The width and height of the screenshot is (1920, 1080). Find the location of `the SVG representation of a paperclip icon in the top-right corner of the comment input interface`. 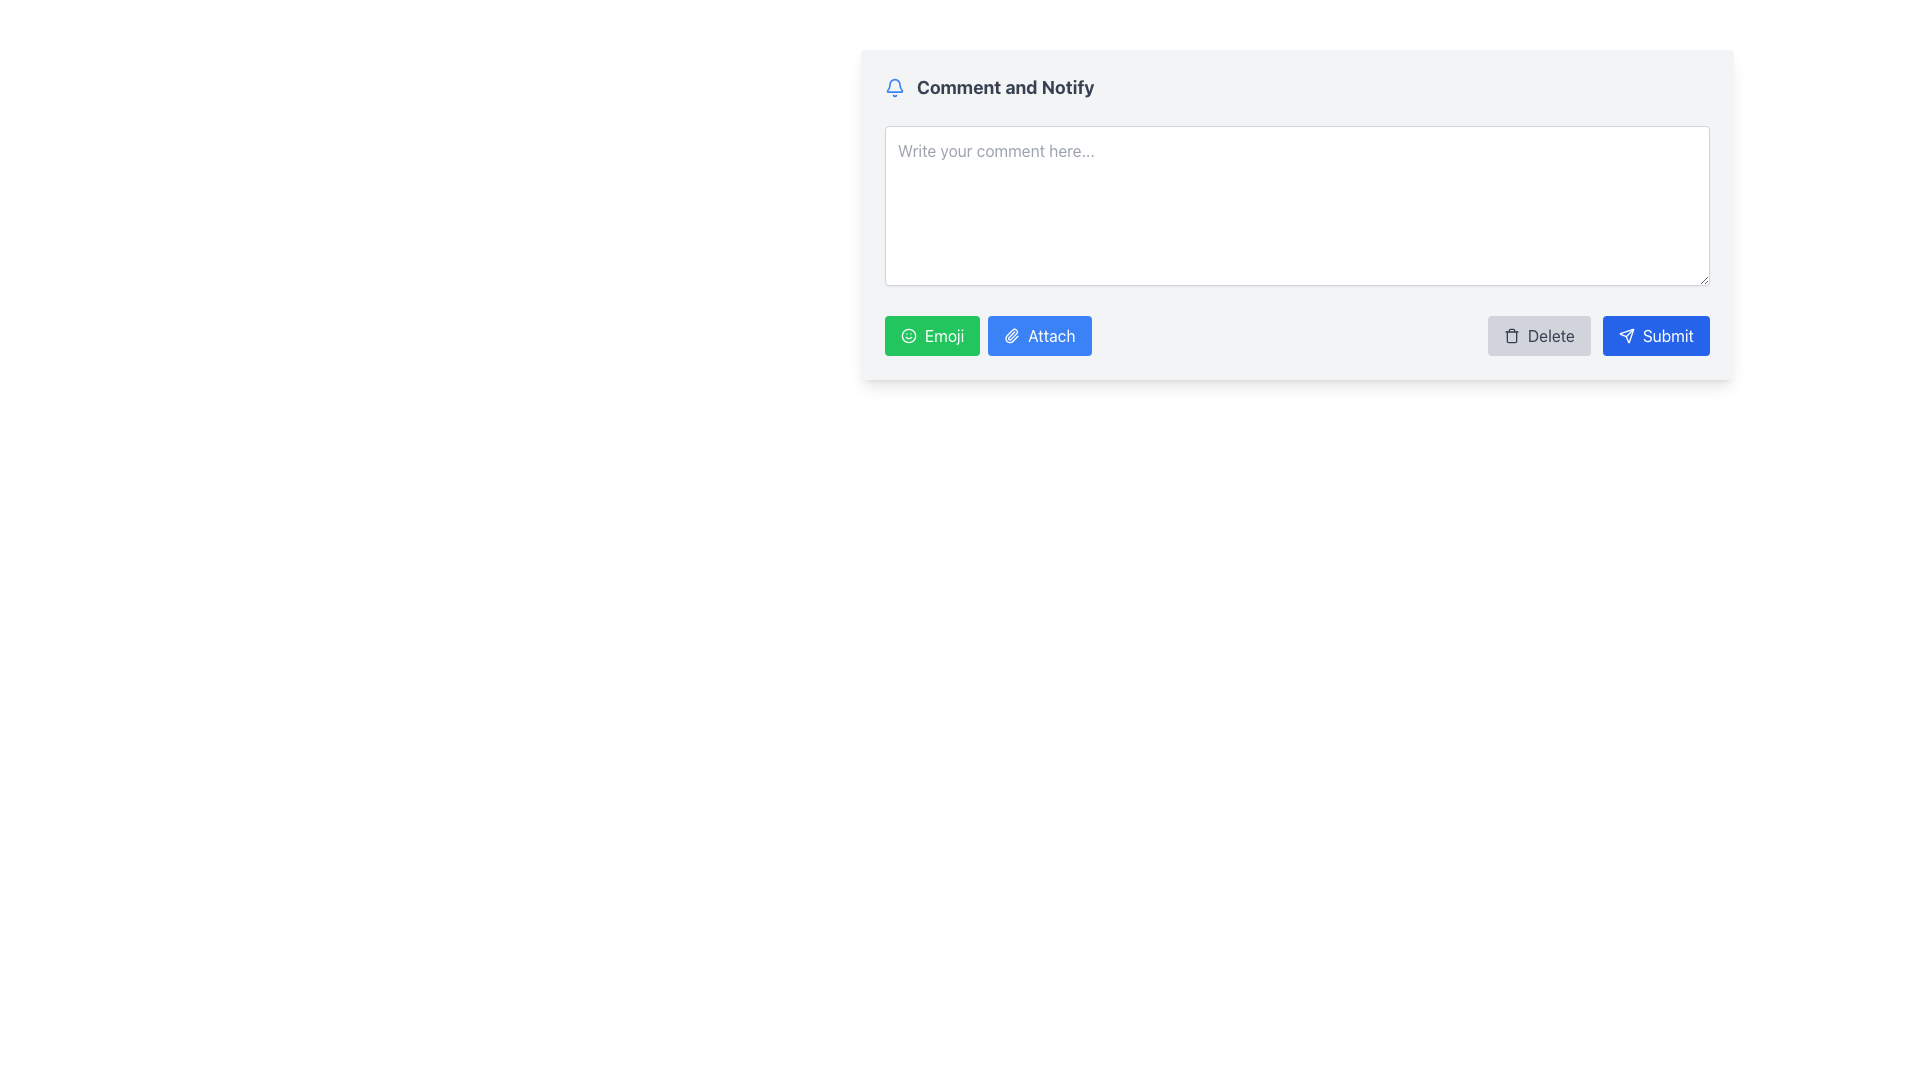

the SVG representation of a paperclip icon in the top-right corner of the comment input interface is located at coordinates (1011, 334).